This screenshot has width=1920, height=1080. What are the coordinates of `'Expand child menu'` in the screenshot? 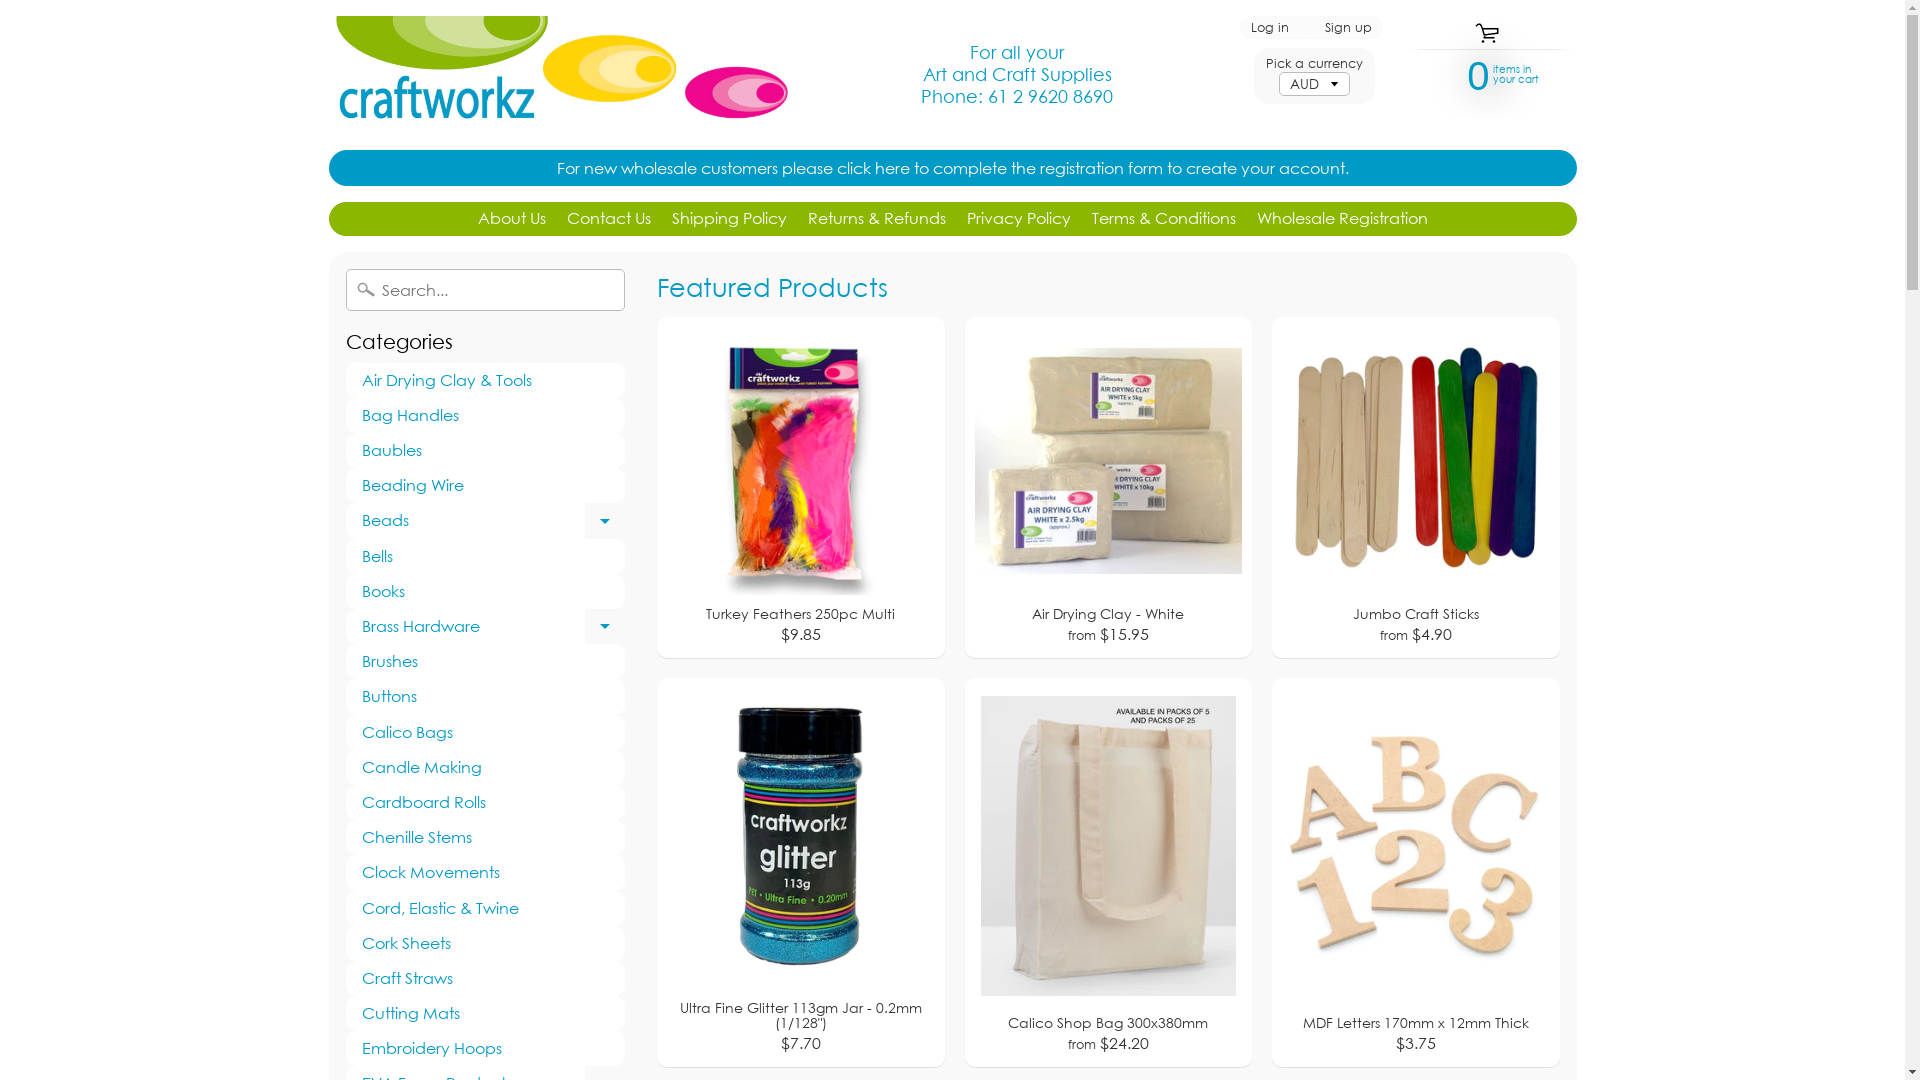 It's located at (603, 519).